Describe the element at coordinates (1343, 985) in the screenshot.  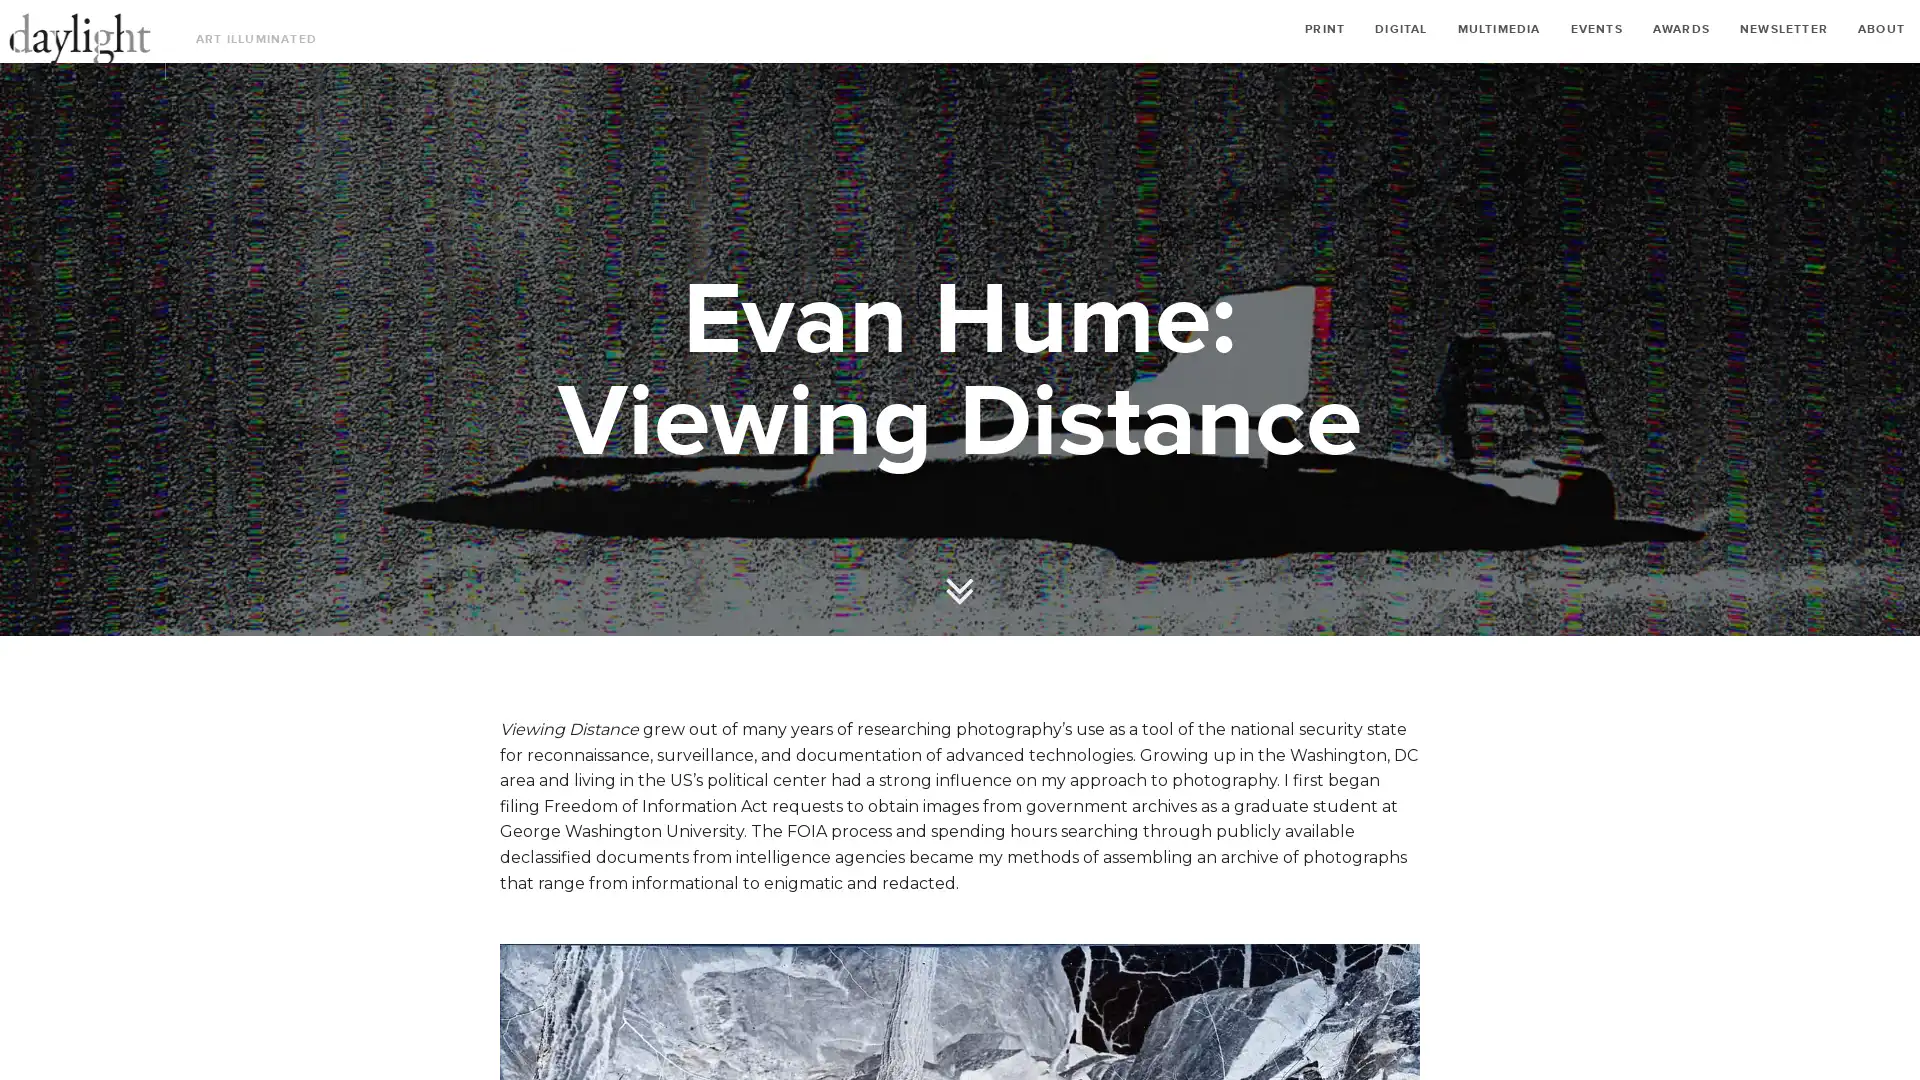
I see `Share on Pinterest` at that location.